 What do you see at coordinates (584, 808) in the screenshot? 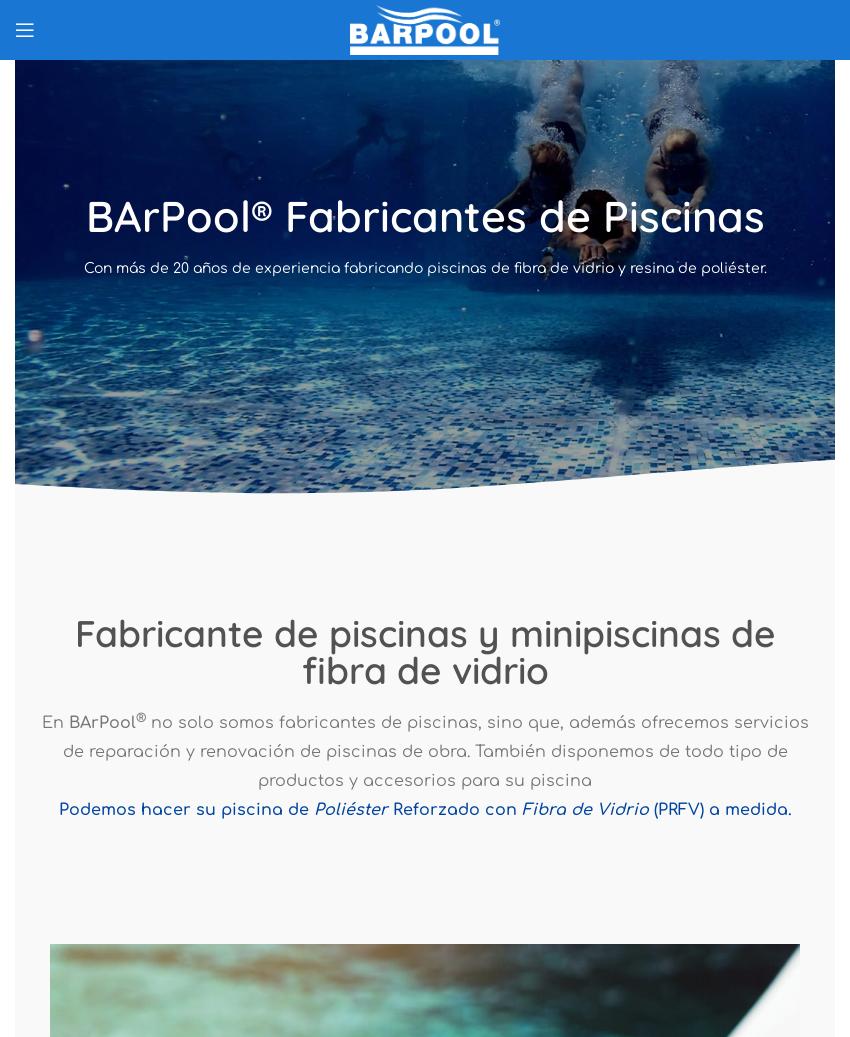
I see `'Fibra de Vidrio'` at bounding box center [584, 808].